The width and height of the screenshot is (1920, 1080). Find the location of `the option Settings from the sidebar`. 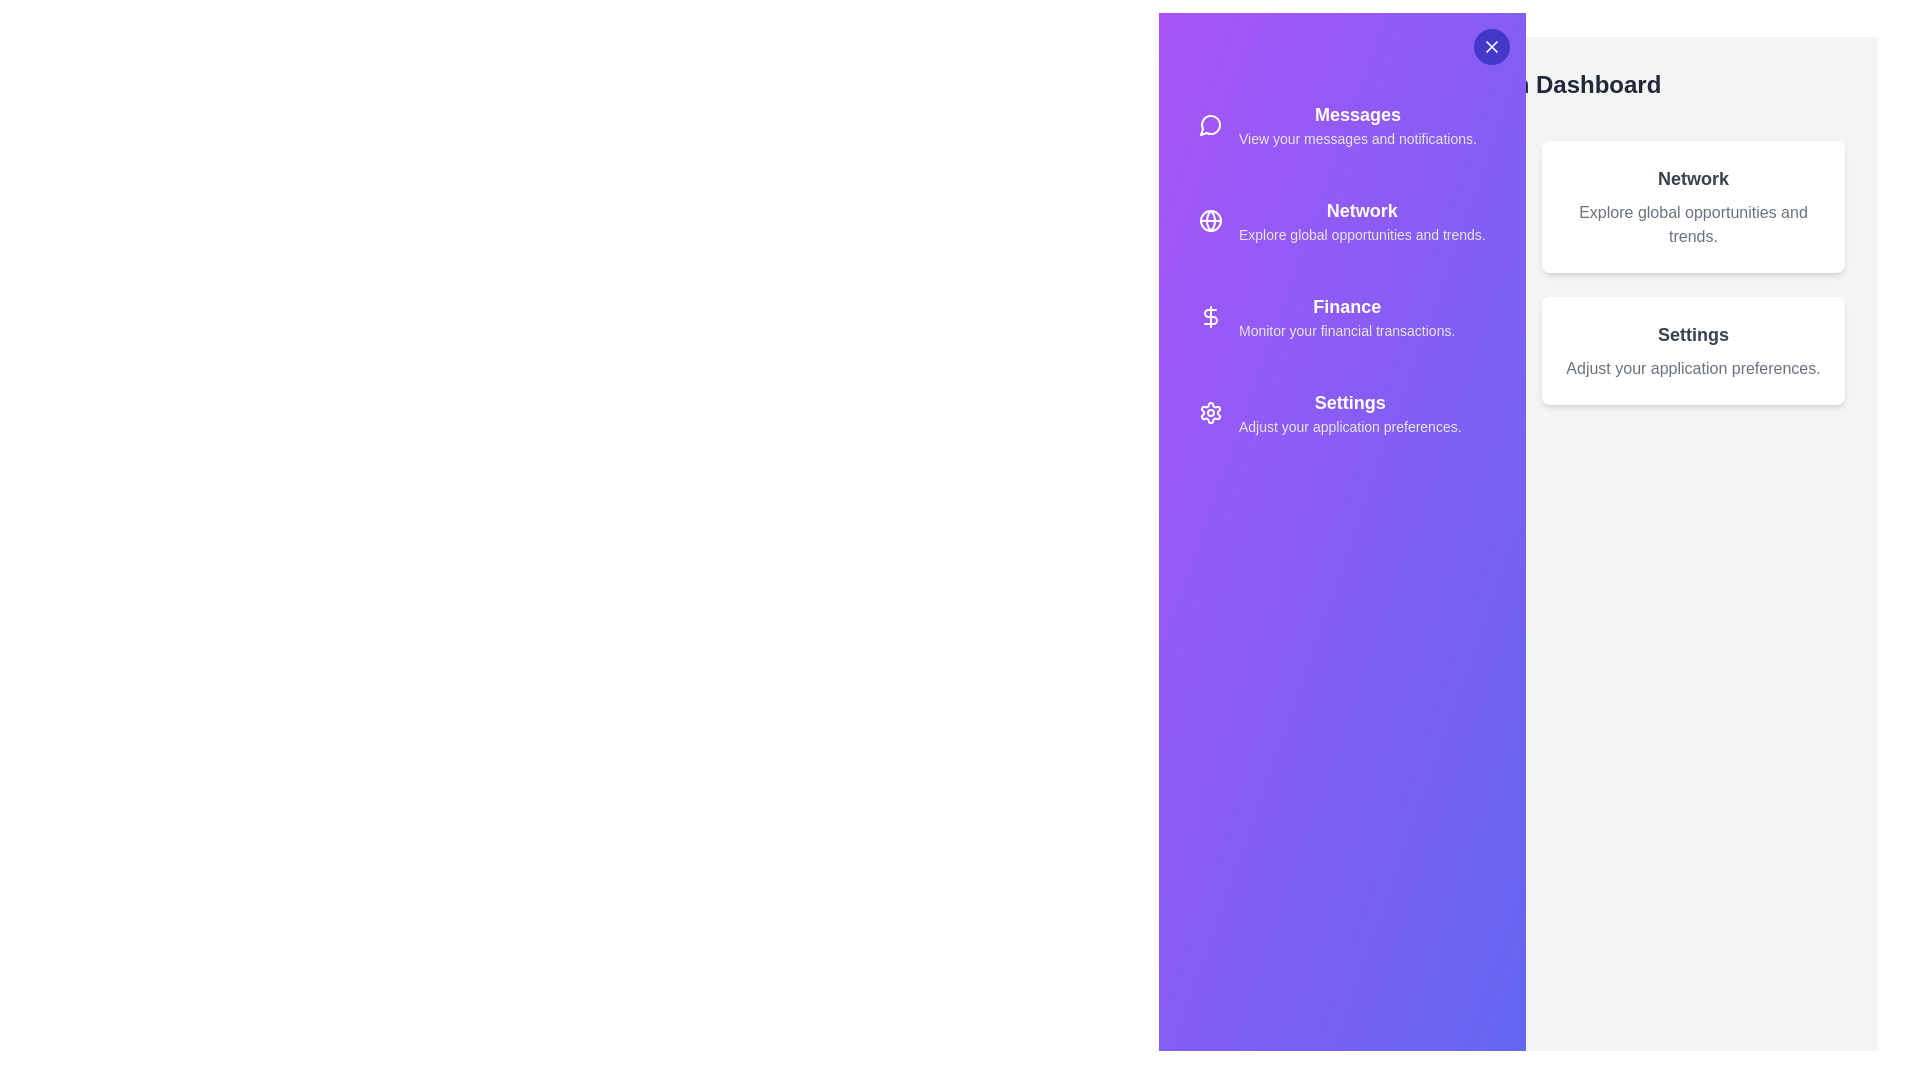

the option Settings from the sidebar is located at coordinates (1342, 411).